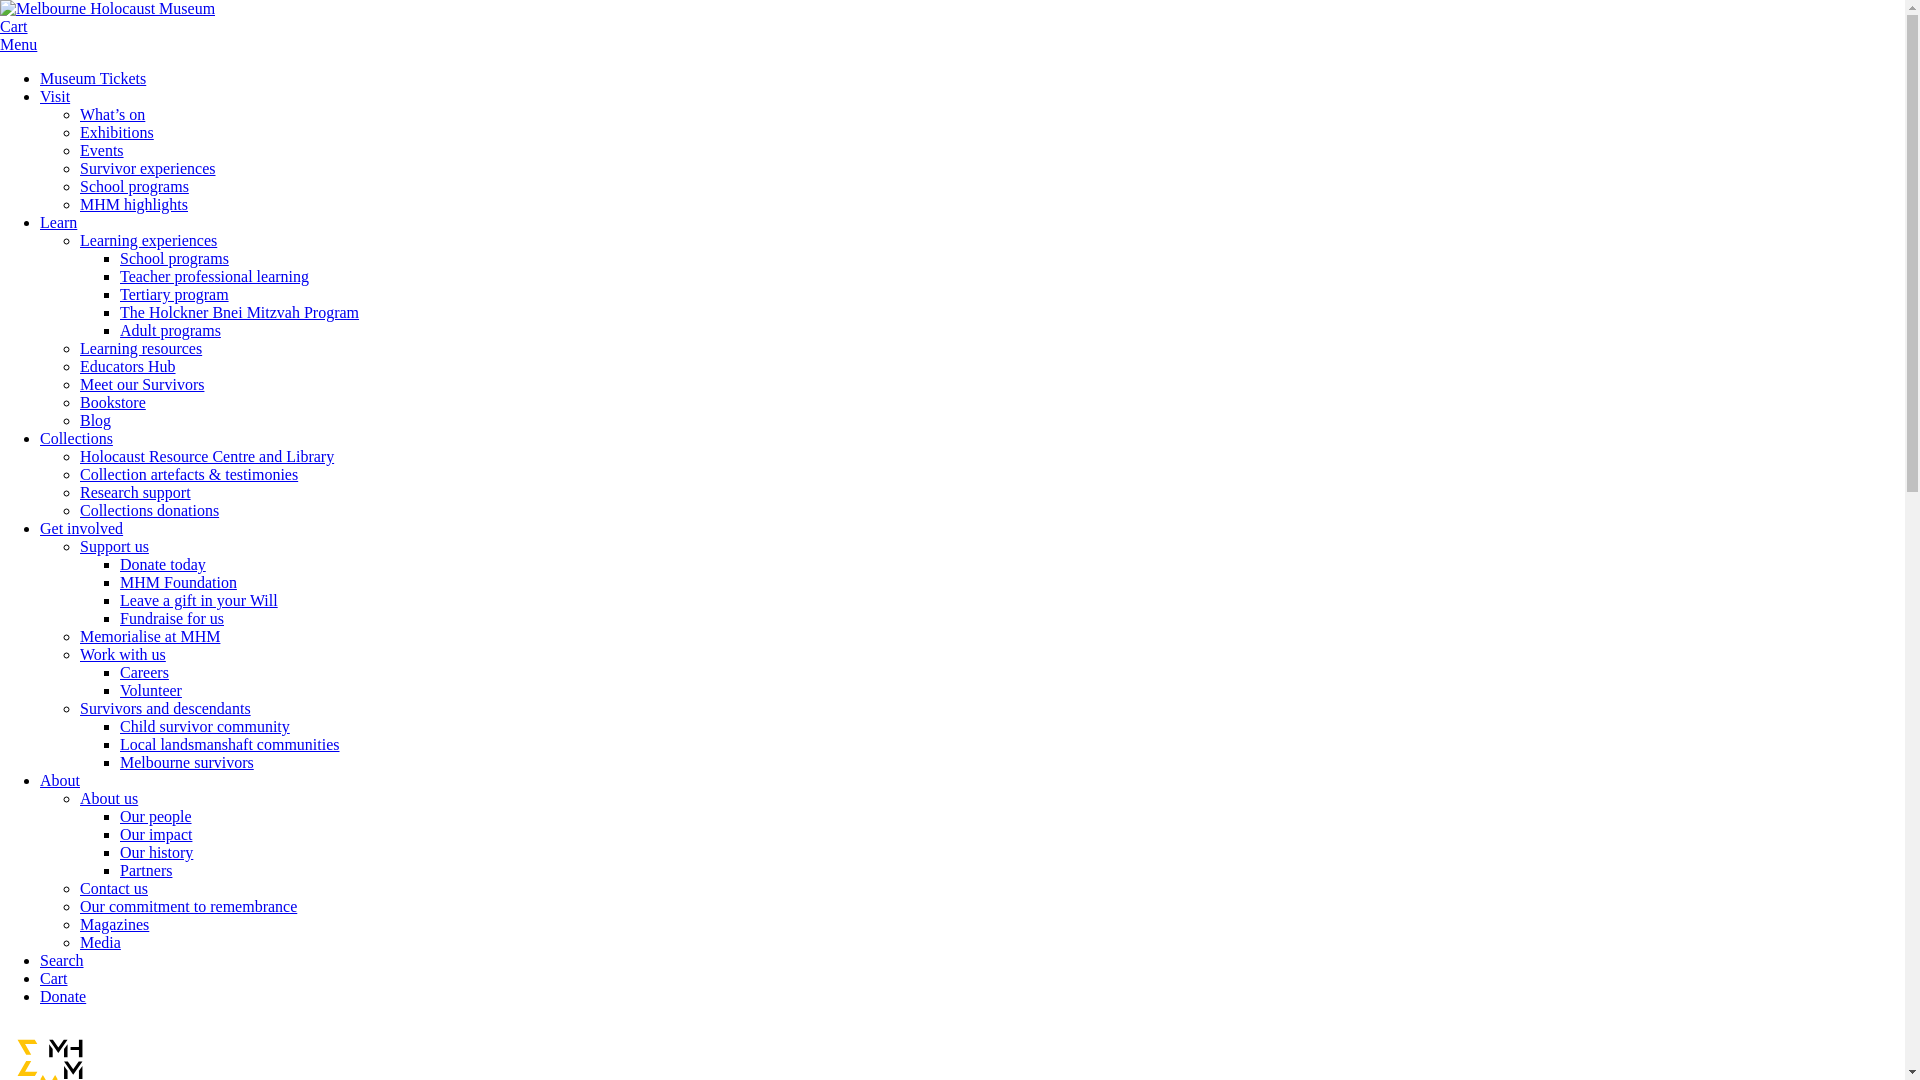  Describe the element at coordinates (100, 149) in the screenshot. I see `'Events'` at that location.